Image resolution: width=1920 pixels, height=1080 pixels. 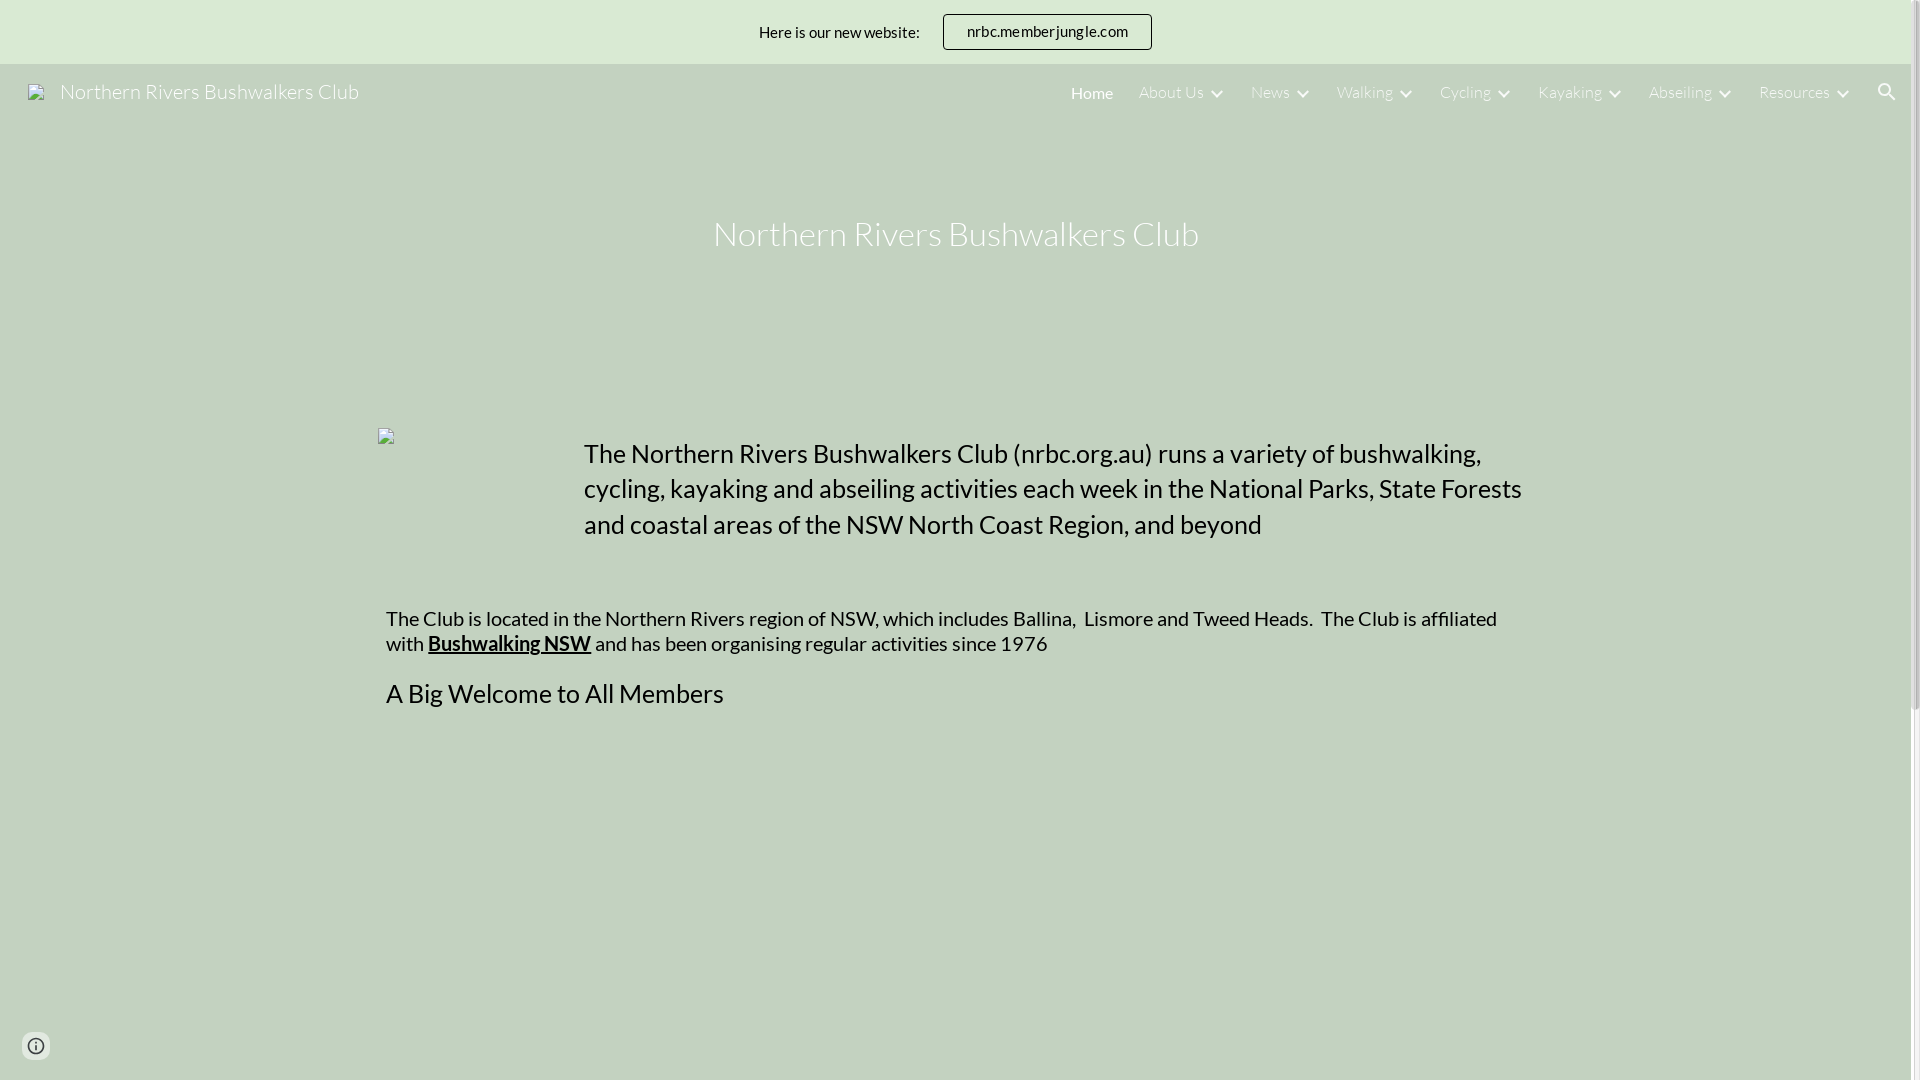 I want to click on 'Expand/Collapse', so click(x=1613, y=92).